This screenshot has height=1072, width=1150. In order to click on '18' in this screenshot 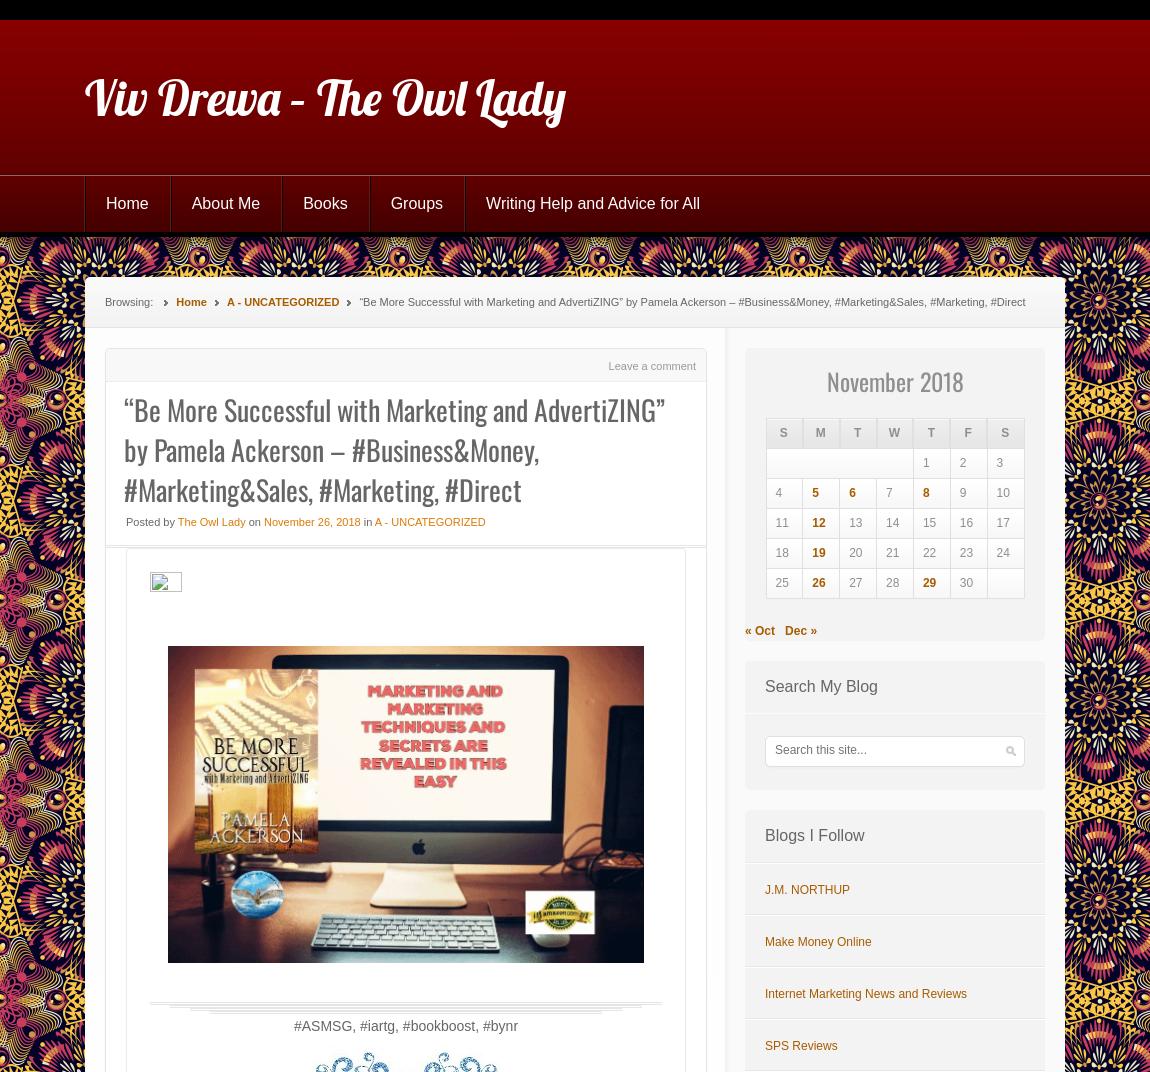, I will do `click(773, 552)`.